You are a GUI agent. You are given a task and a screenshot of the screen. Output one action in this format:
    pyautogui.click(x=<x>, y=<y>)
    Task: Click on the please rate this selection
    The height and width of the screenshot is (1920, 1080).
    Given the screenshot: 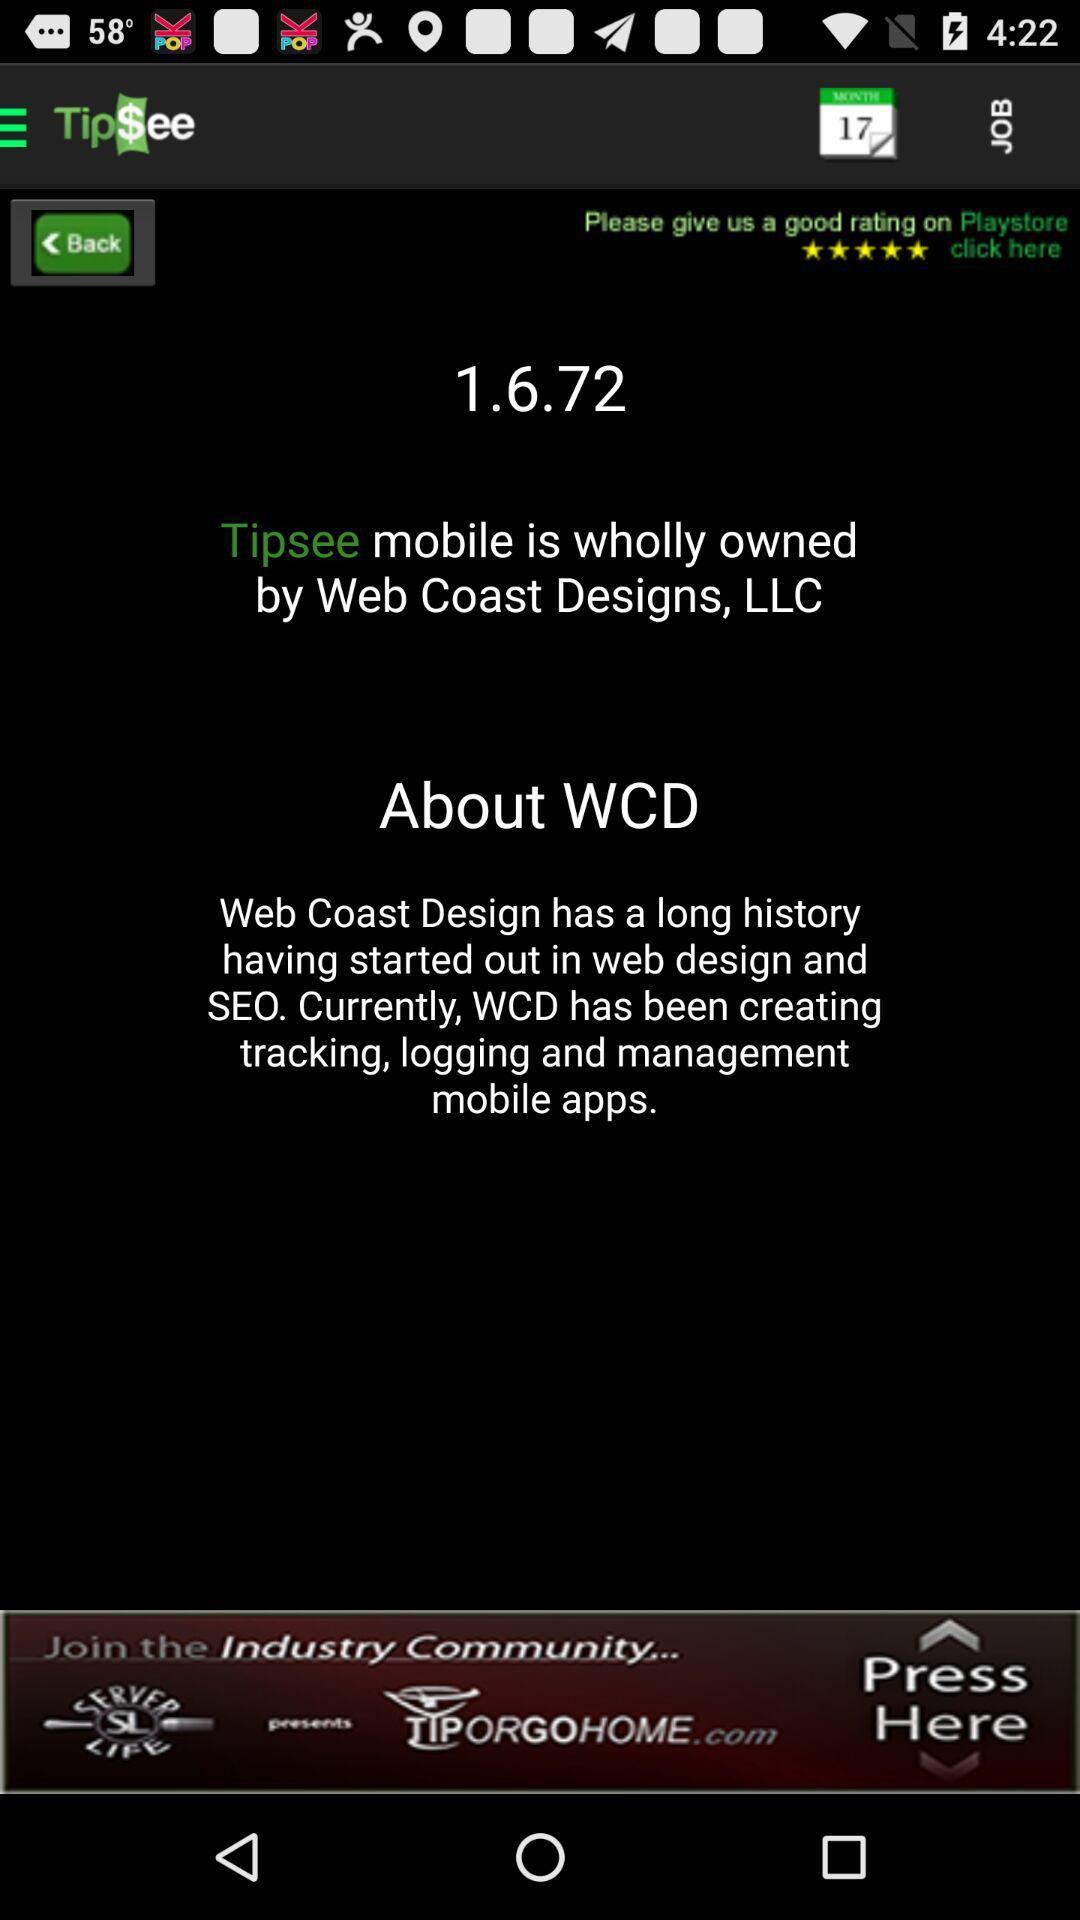 What is the action you would take?
    pyautogui.click(x=813, y=236)
    